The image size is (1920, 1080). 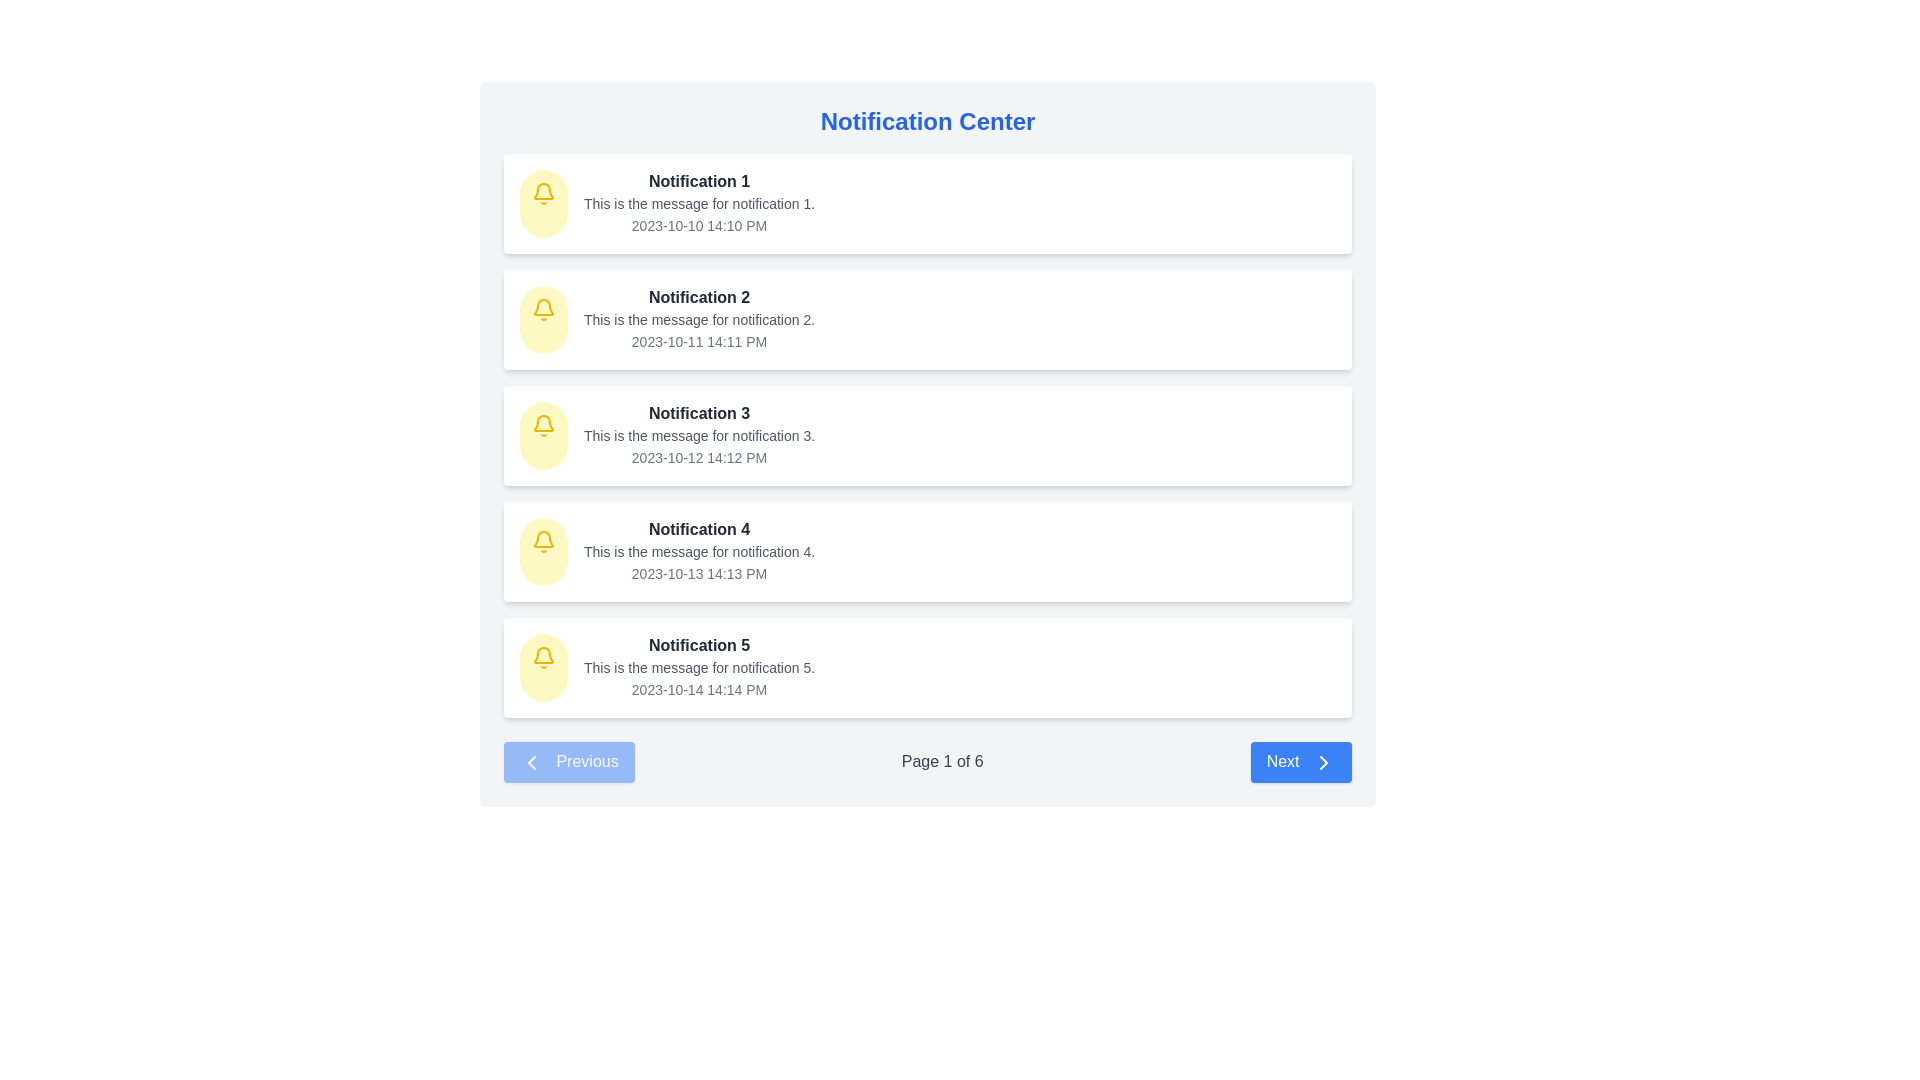 What do you see at coordinates (699, 667) in the screenshot?
I see `the text label displaying 'This is the message for notification 5.' which is located within the notification block for 'Notification 5'` at bounding box center [699, 667].